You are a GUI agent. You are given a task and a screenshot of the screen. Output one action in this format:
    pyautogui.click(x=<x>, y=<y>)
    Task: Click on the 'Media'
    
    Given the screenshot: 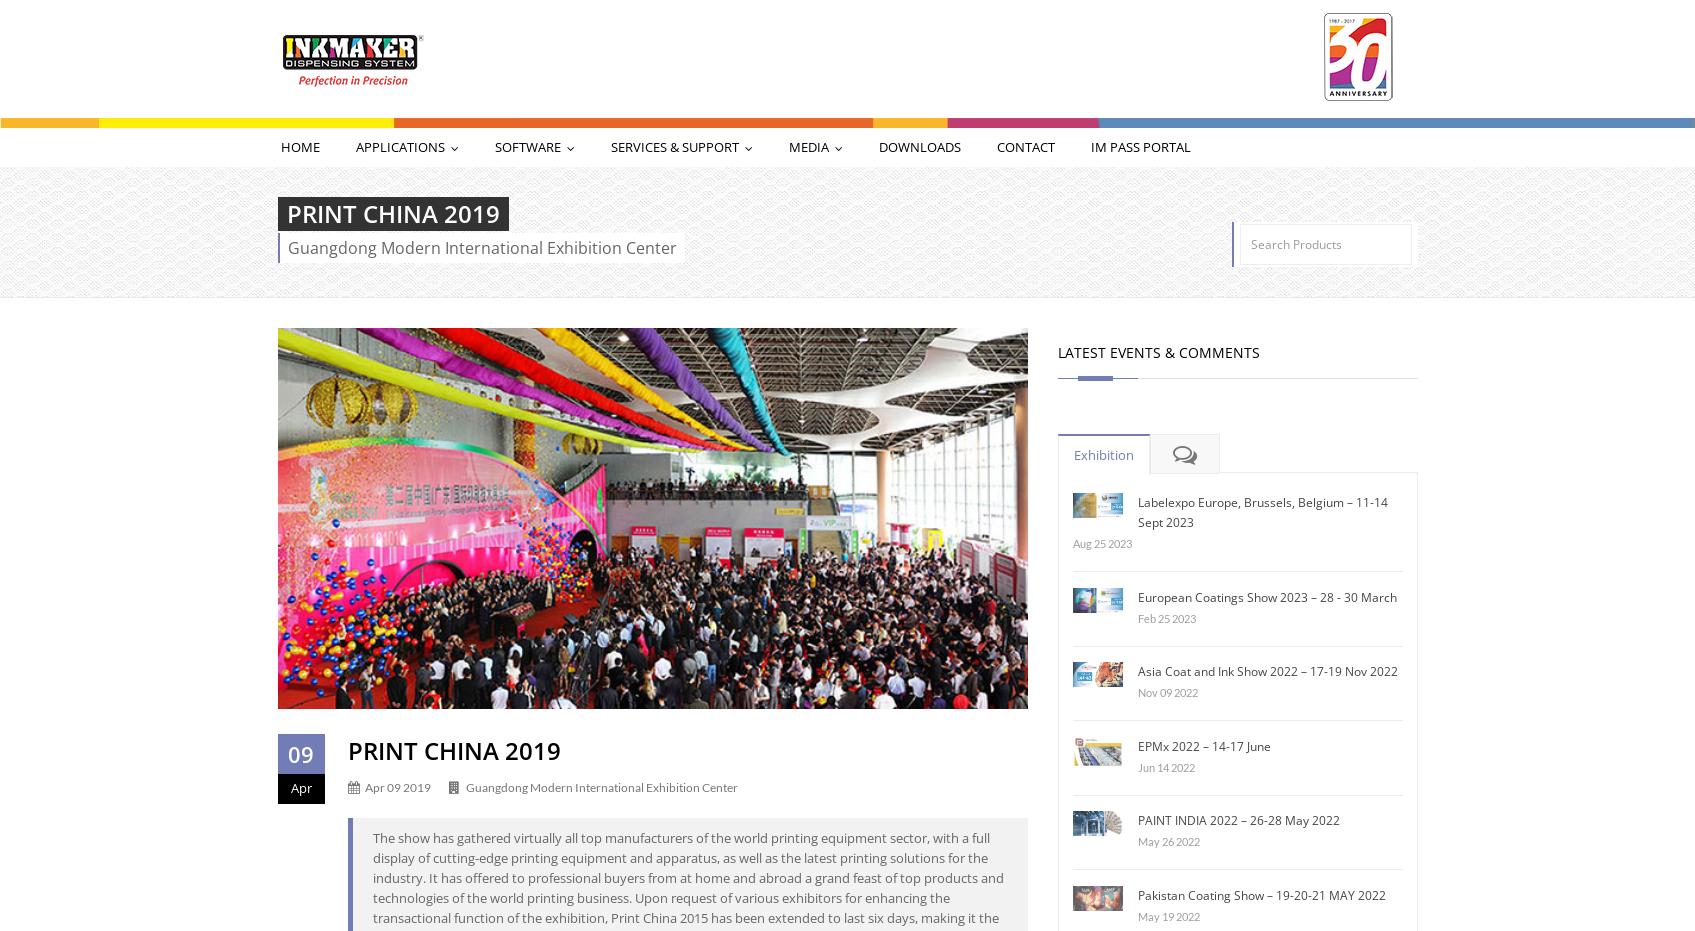 What is the action you would take?
    pyautogui.click(x=808, y=146)
    